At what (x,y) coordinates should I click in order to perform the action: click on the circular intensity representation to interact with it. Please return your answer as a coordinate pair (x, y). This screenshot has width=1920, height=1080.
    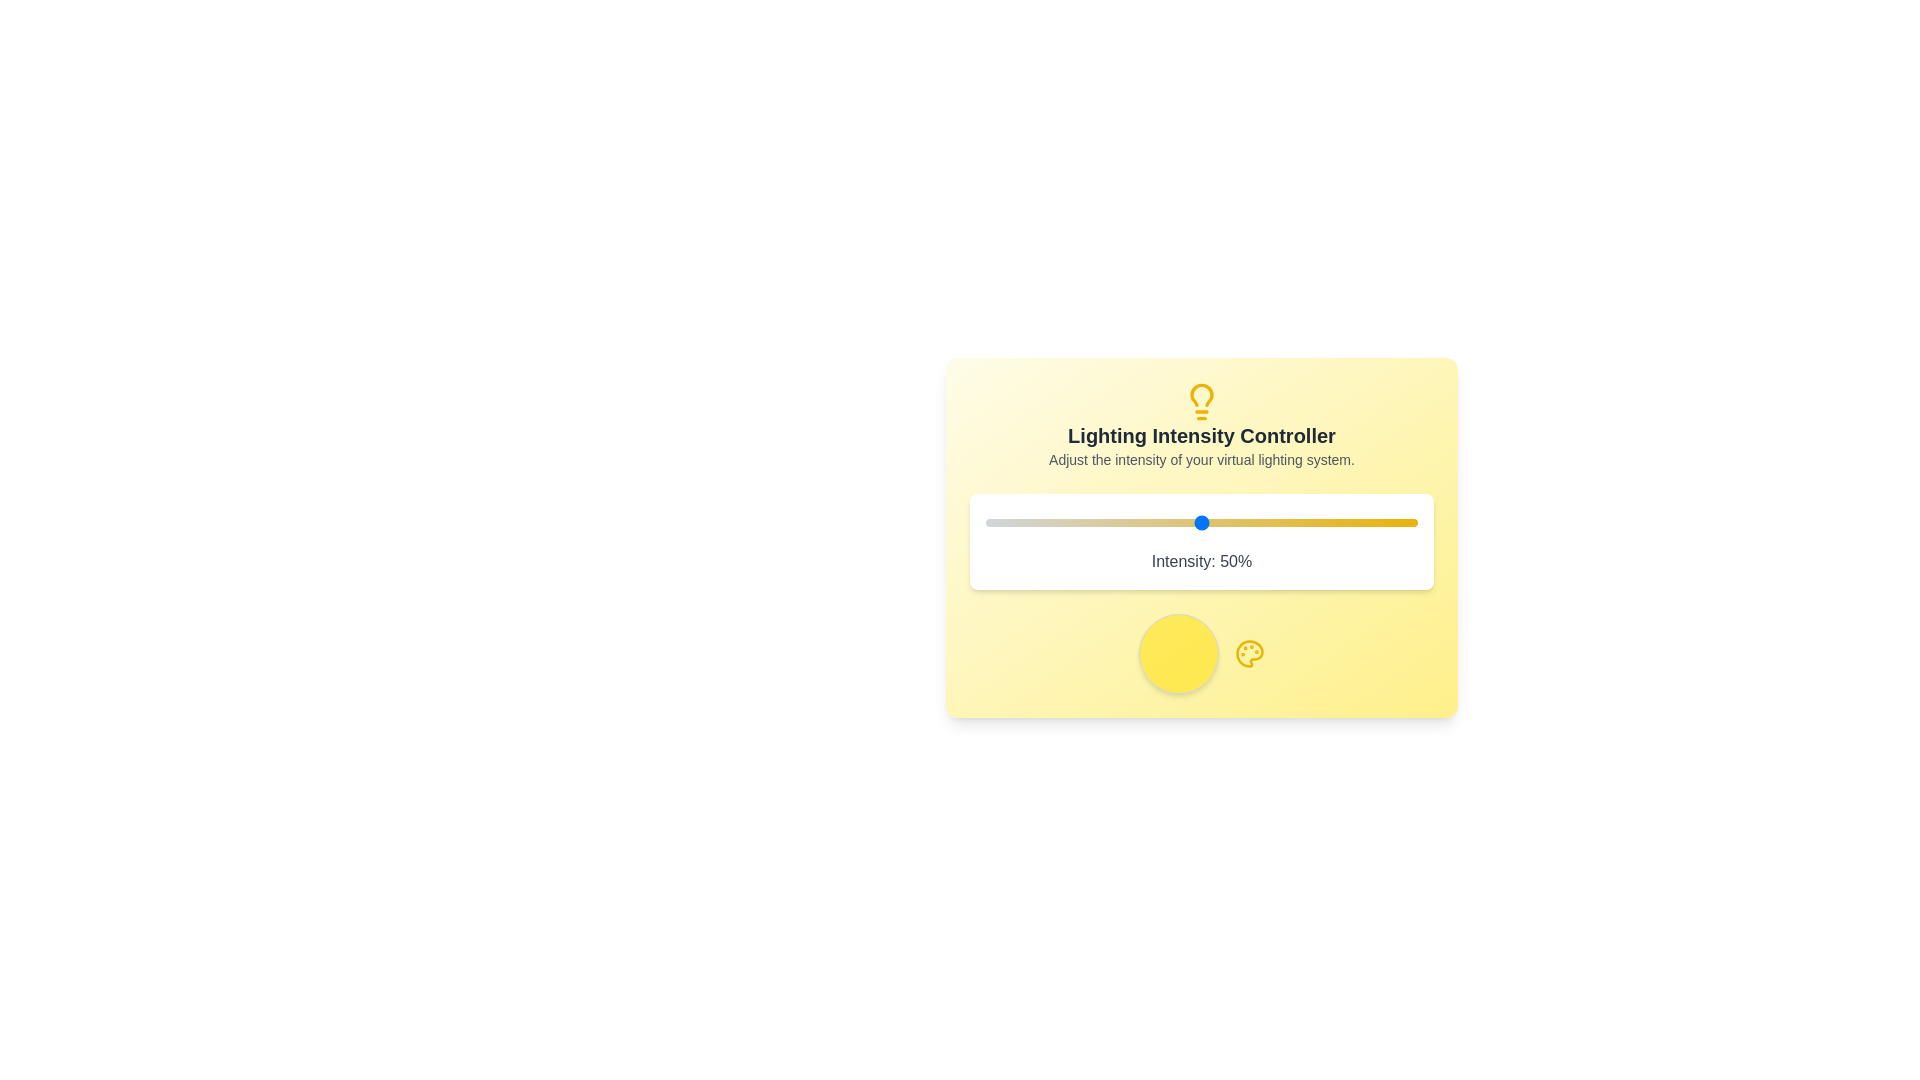
    Looking at the image, I should click on (1179, 654).